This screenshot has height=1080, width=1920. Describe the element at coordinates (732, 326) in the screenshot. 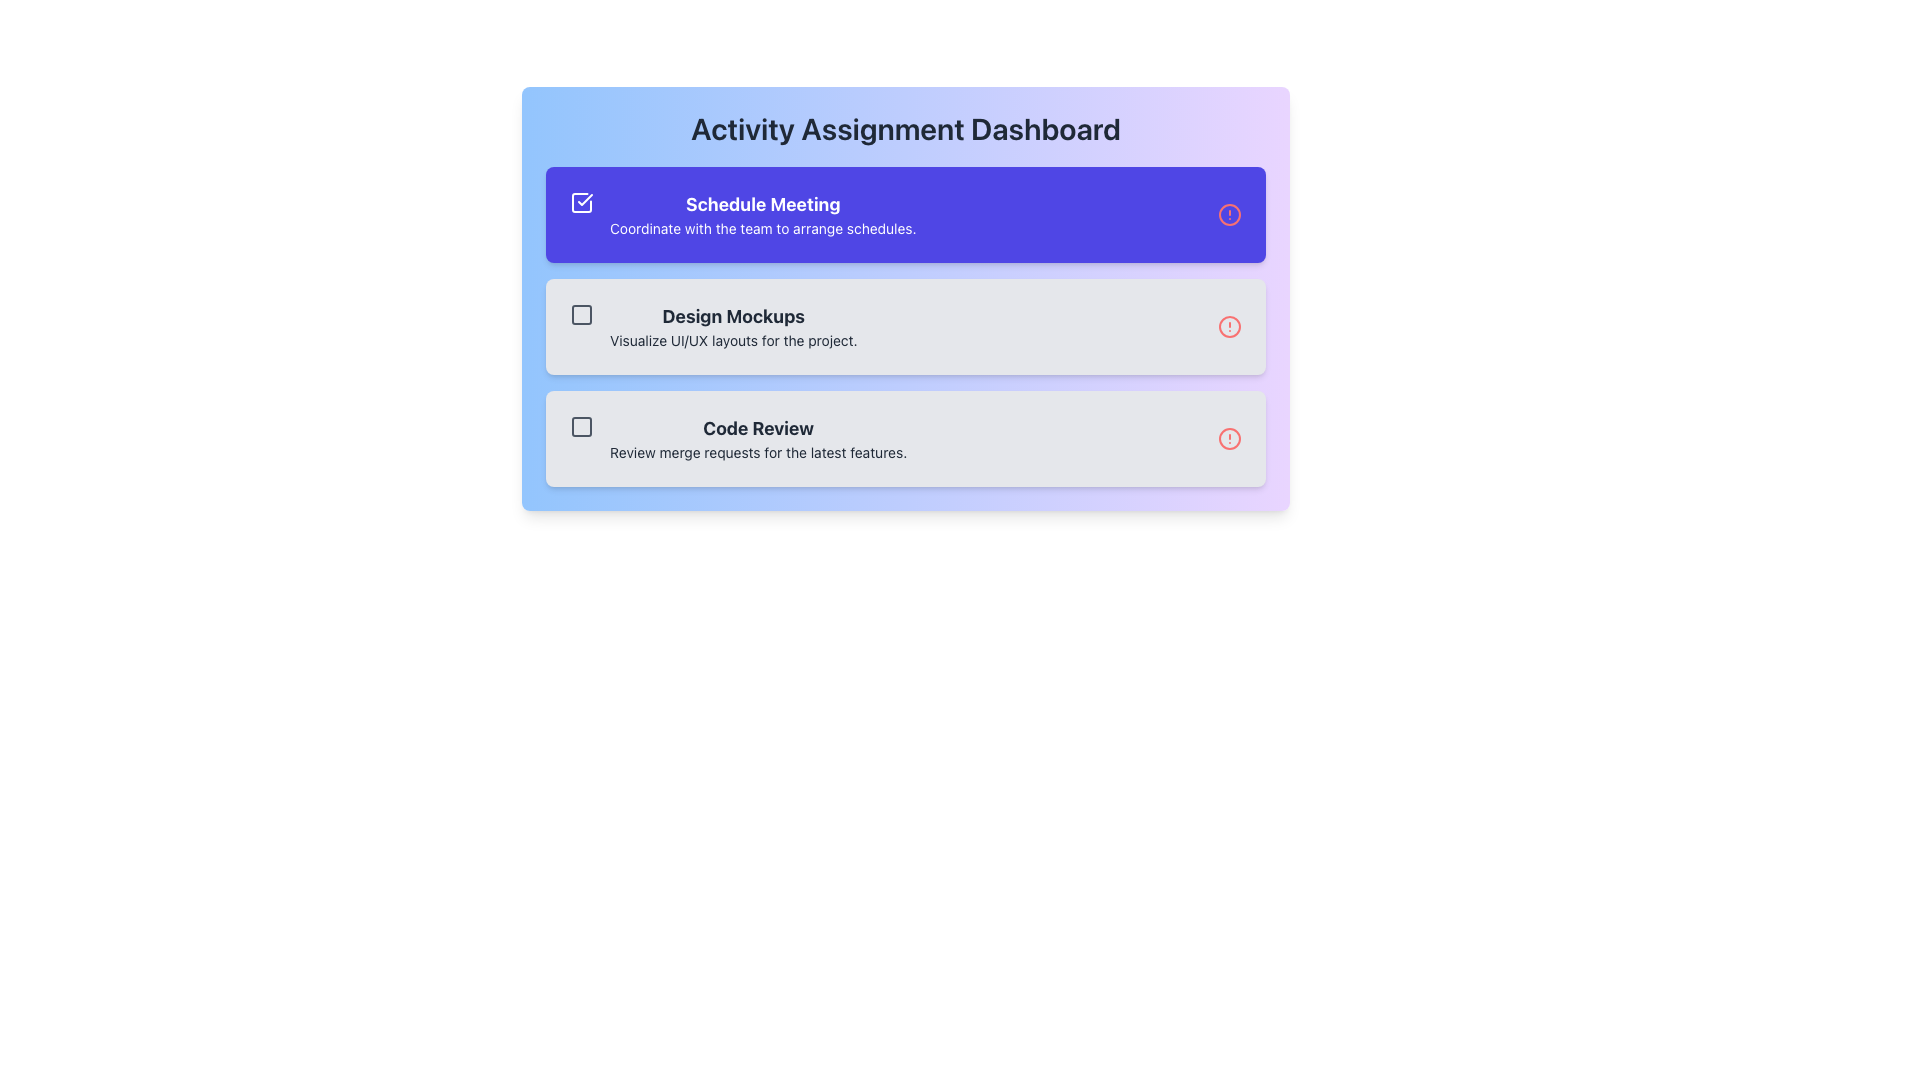

I see `the 'Design Mockups' text block element` at that location.